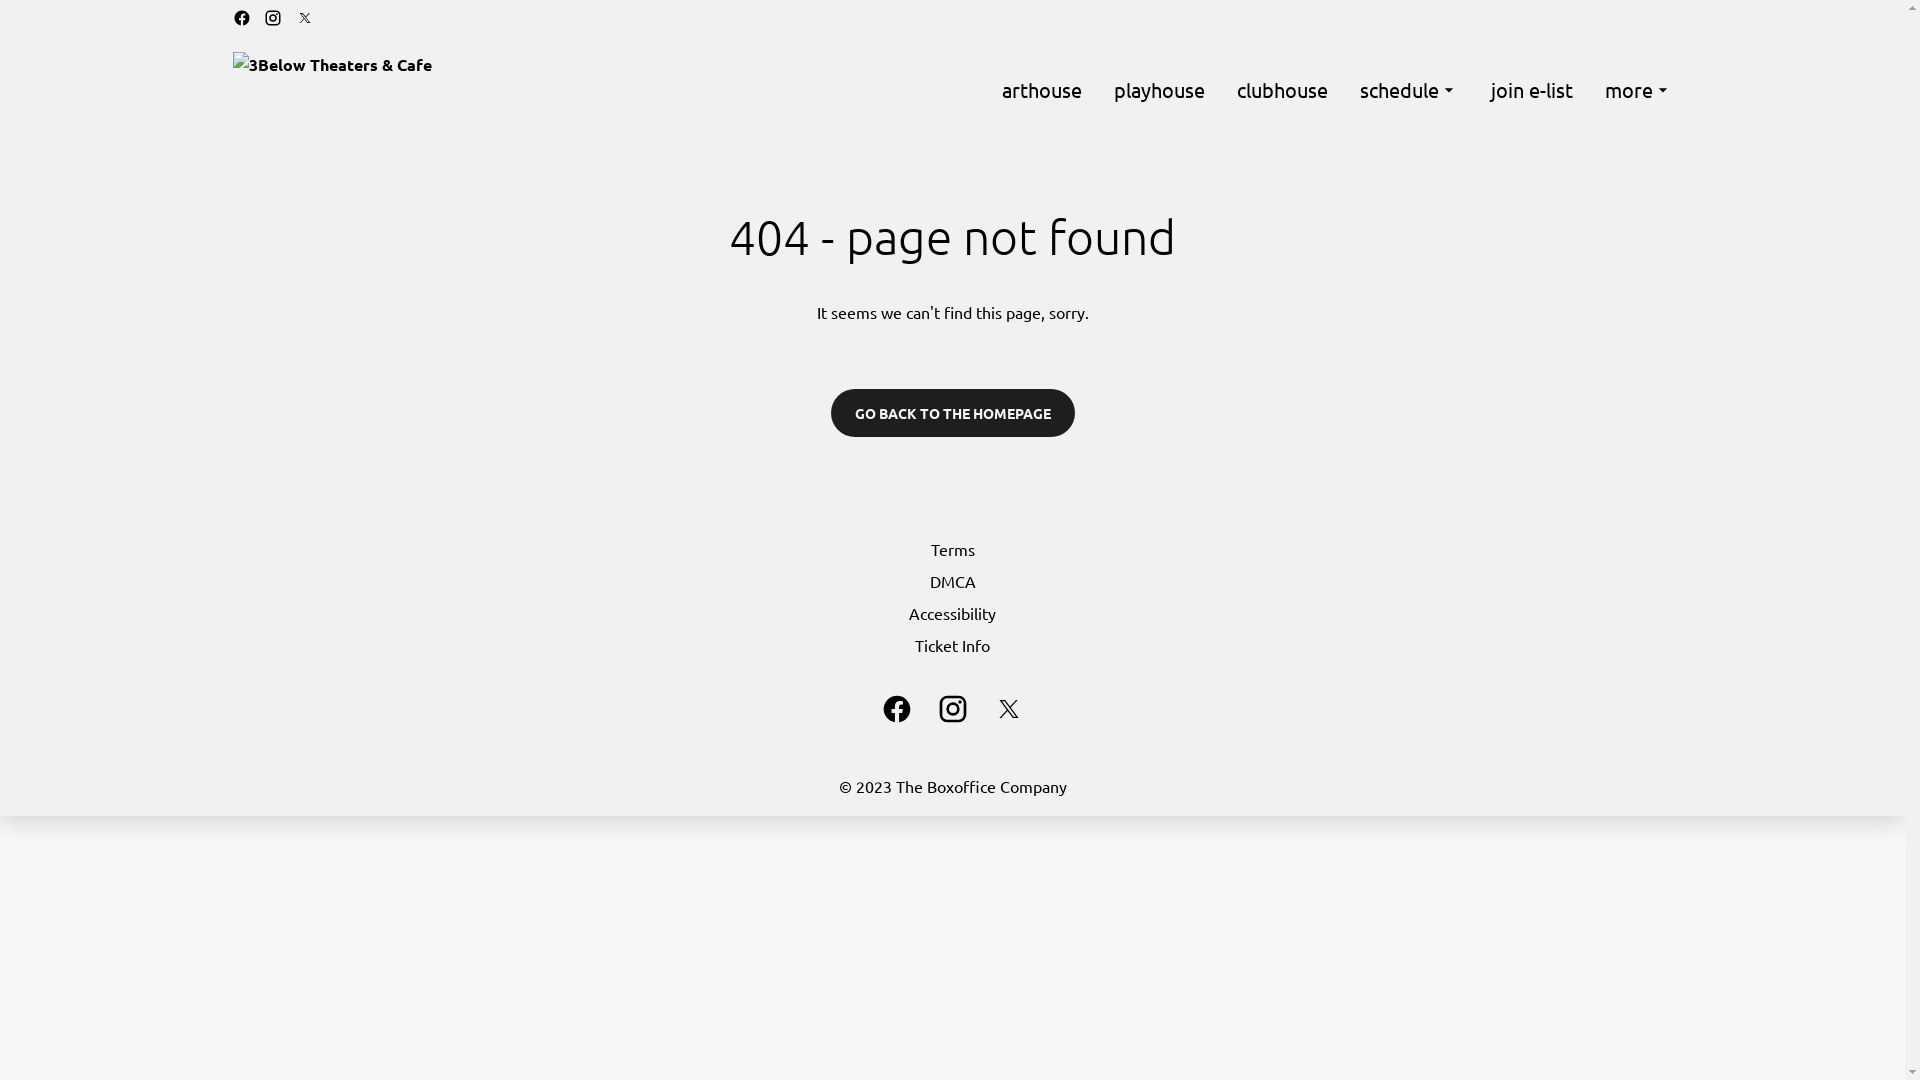 The height and width of the screenshot is (1080, 1920). What do you see at coordinates (1281, 88) in the screenshot?
I see `'clubhouse'` at bounding box center [1281, 88].